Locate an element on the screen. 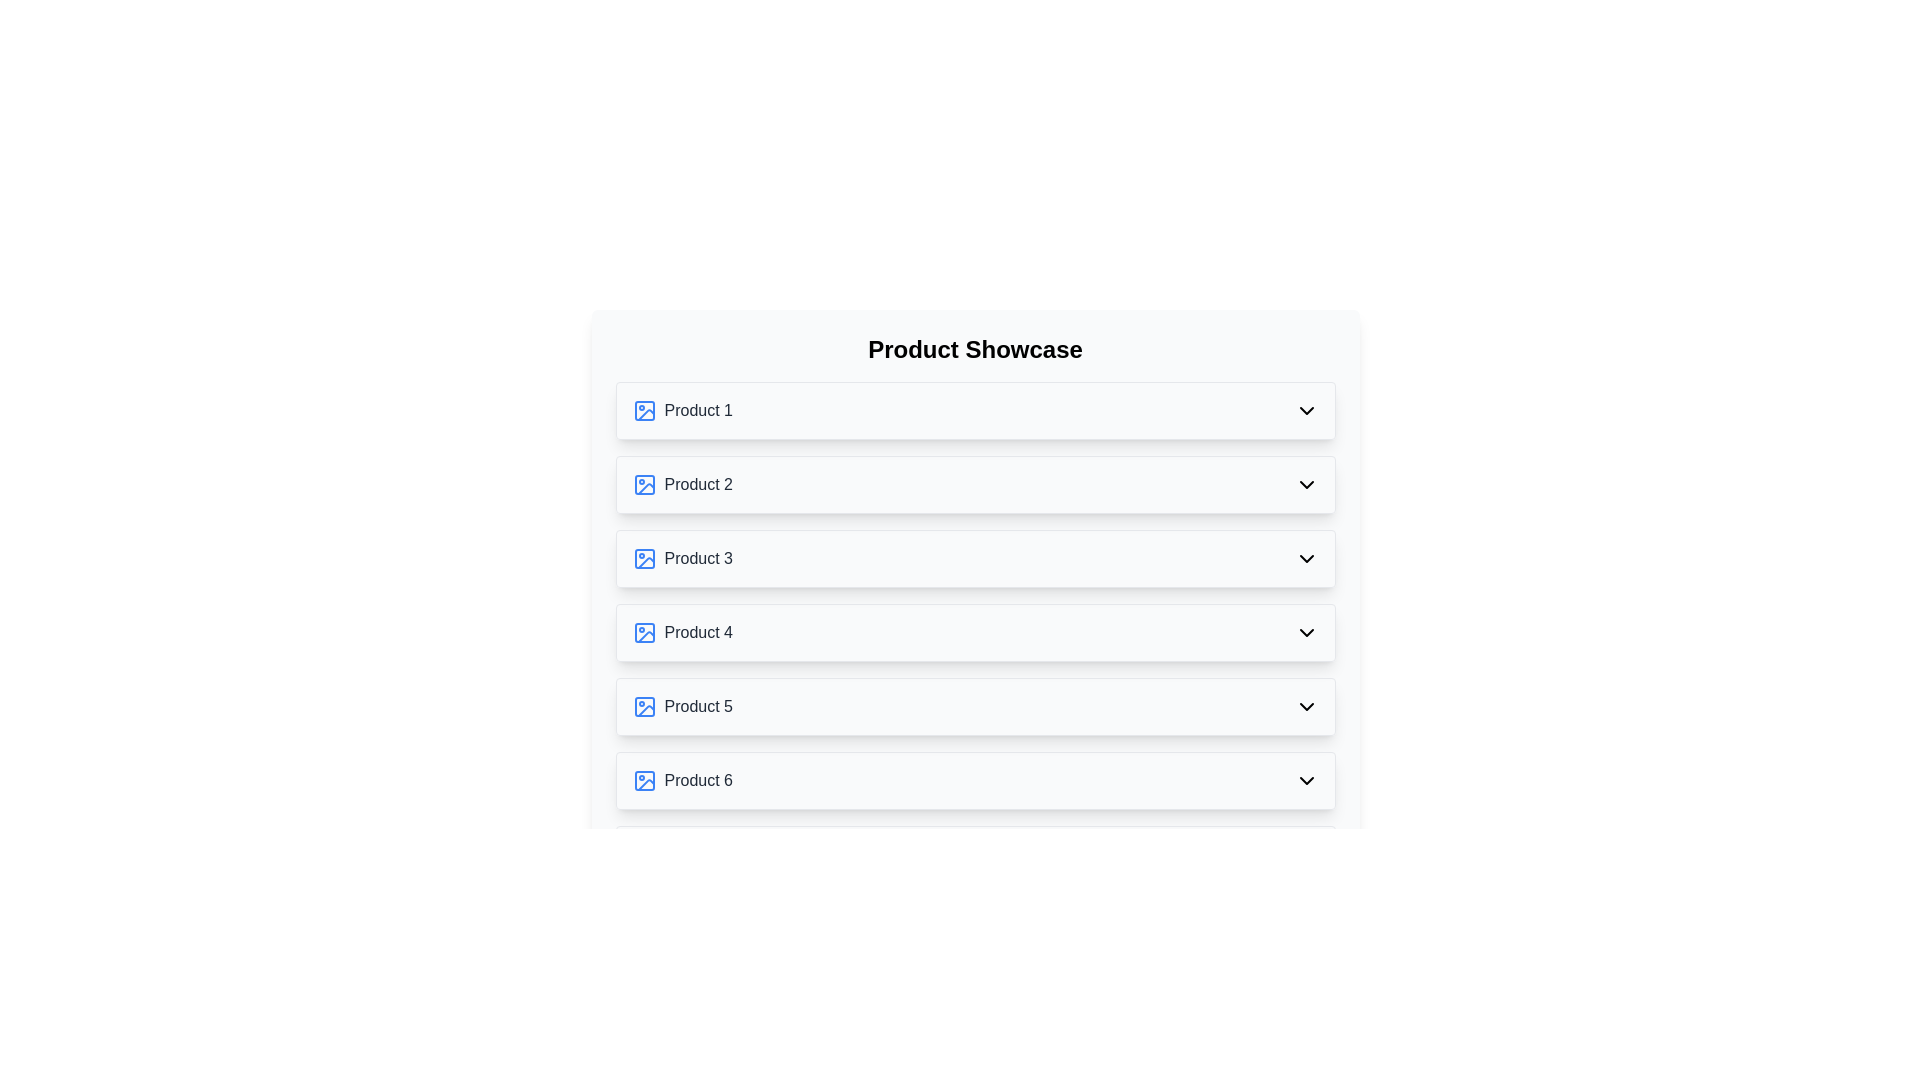 This screenshot has height=1080, width=1920. the image icon next to the product titled Product 6 is located at coordinates (644, 779).